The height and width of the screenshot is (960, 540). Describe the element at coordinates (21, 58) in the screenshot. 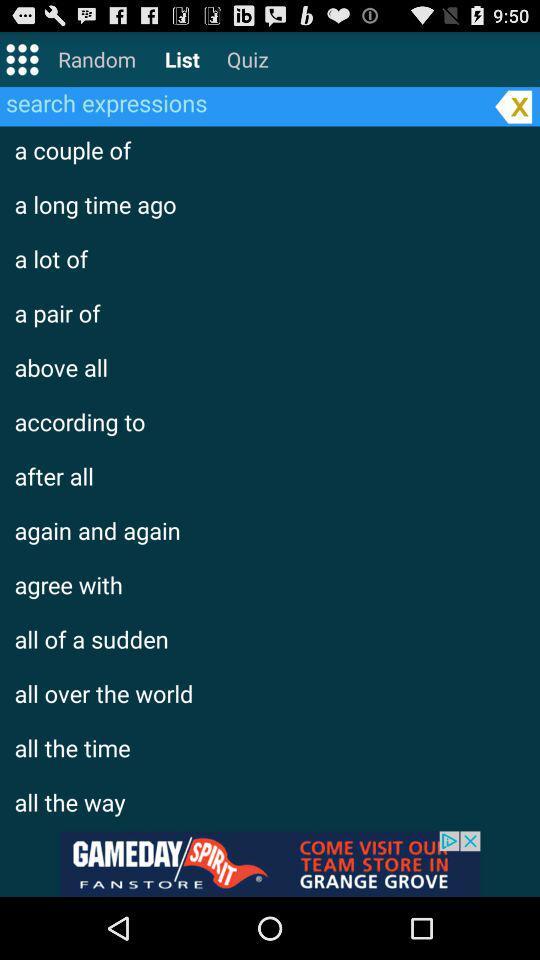

I see `setting the page row` at that location.